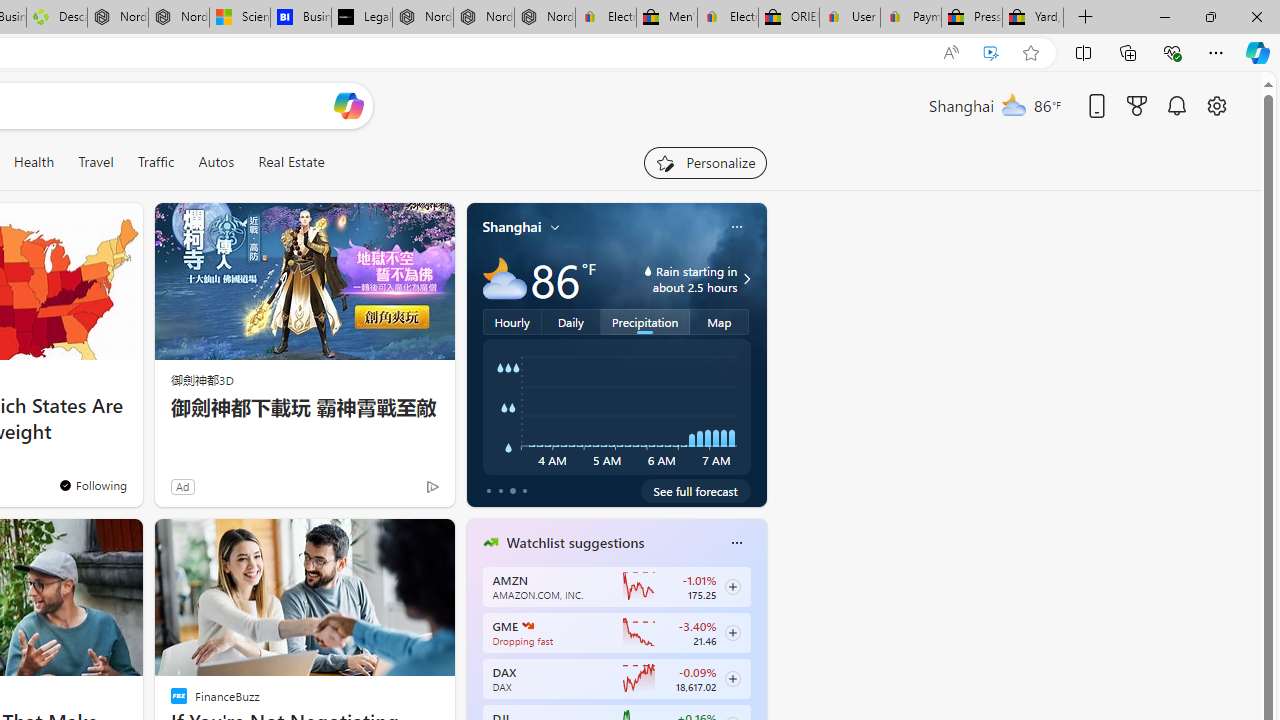 This screenshot has width=1280, height=720. What do you see at coordinates (555, 226) in the screenshot?
I see `'My location'` at bounding box center [555, 226].